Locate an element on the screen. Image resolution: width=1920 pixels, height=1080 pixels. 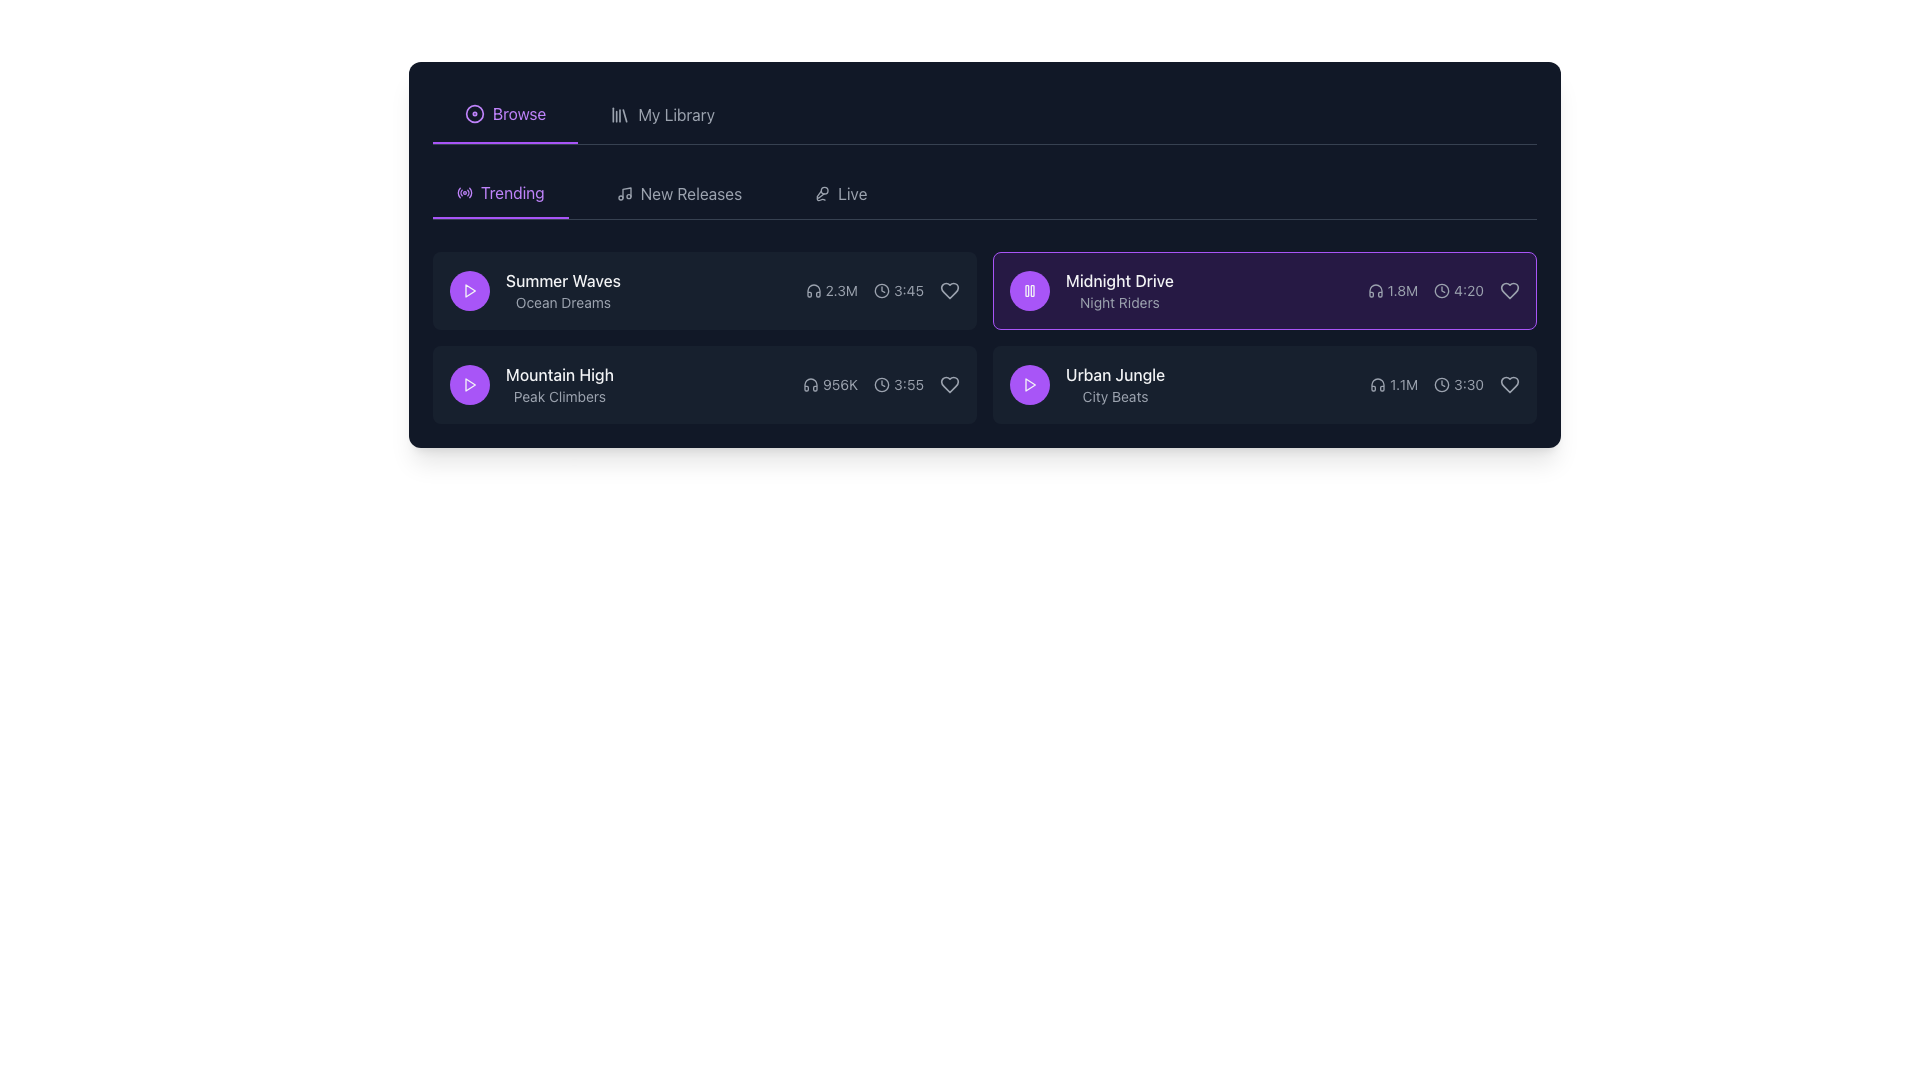
the compact library icon located to the left of the 'My Library' text in the navigation bar is located at coordinates (619, 115).